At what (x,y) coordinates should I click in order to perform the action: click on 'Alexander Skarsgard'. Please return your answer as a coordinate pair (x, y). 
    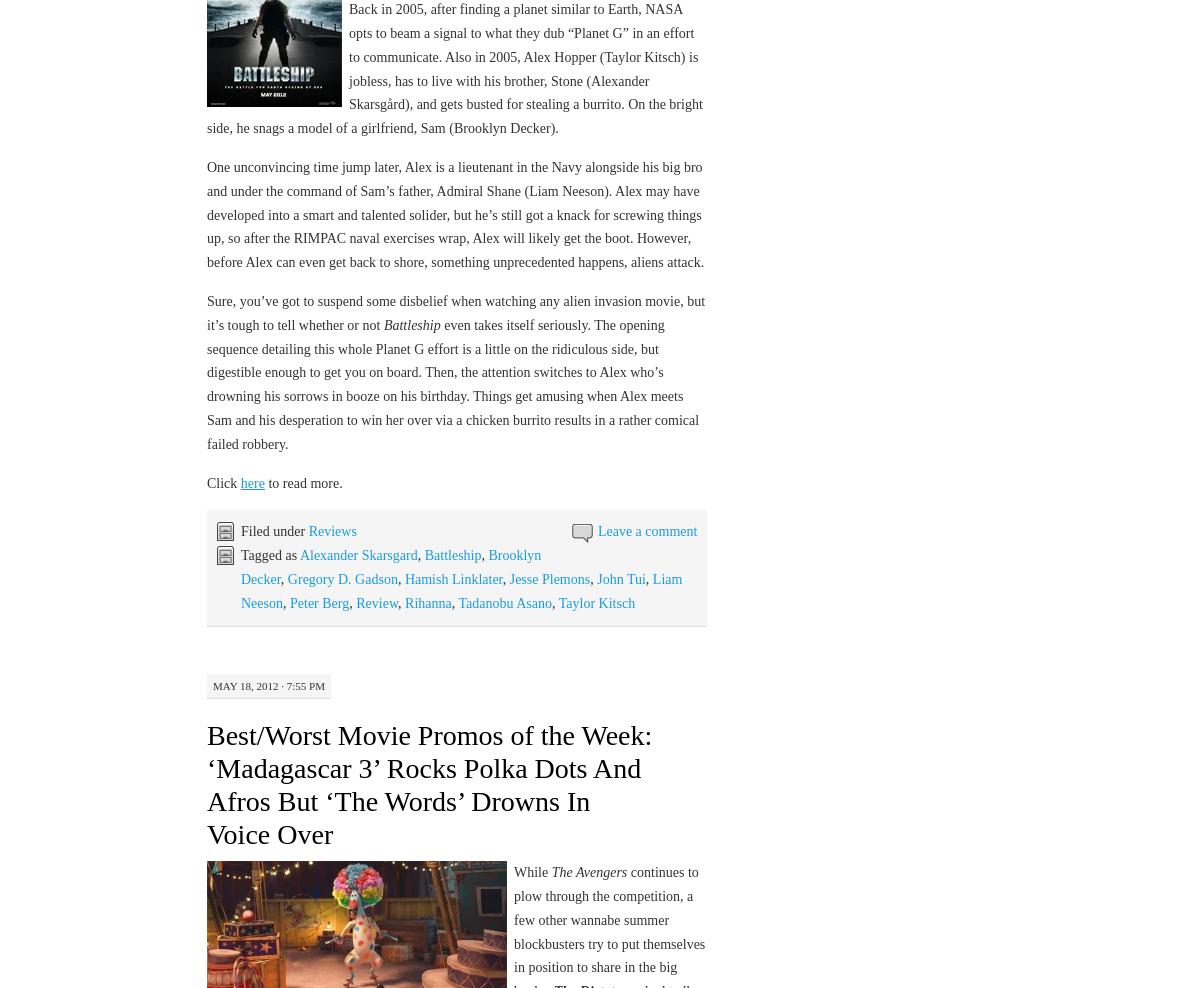
    Looking at the image, I should click on (357, 554).